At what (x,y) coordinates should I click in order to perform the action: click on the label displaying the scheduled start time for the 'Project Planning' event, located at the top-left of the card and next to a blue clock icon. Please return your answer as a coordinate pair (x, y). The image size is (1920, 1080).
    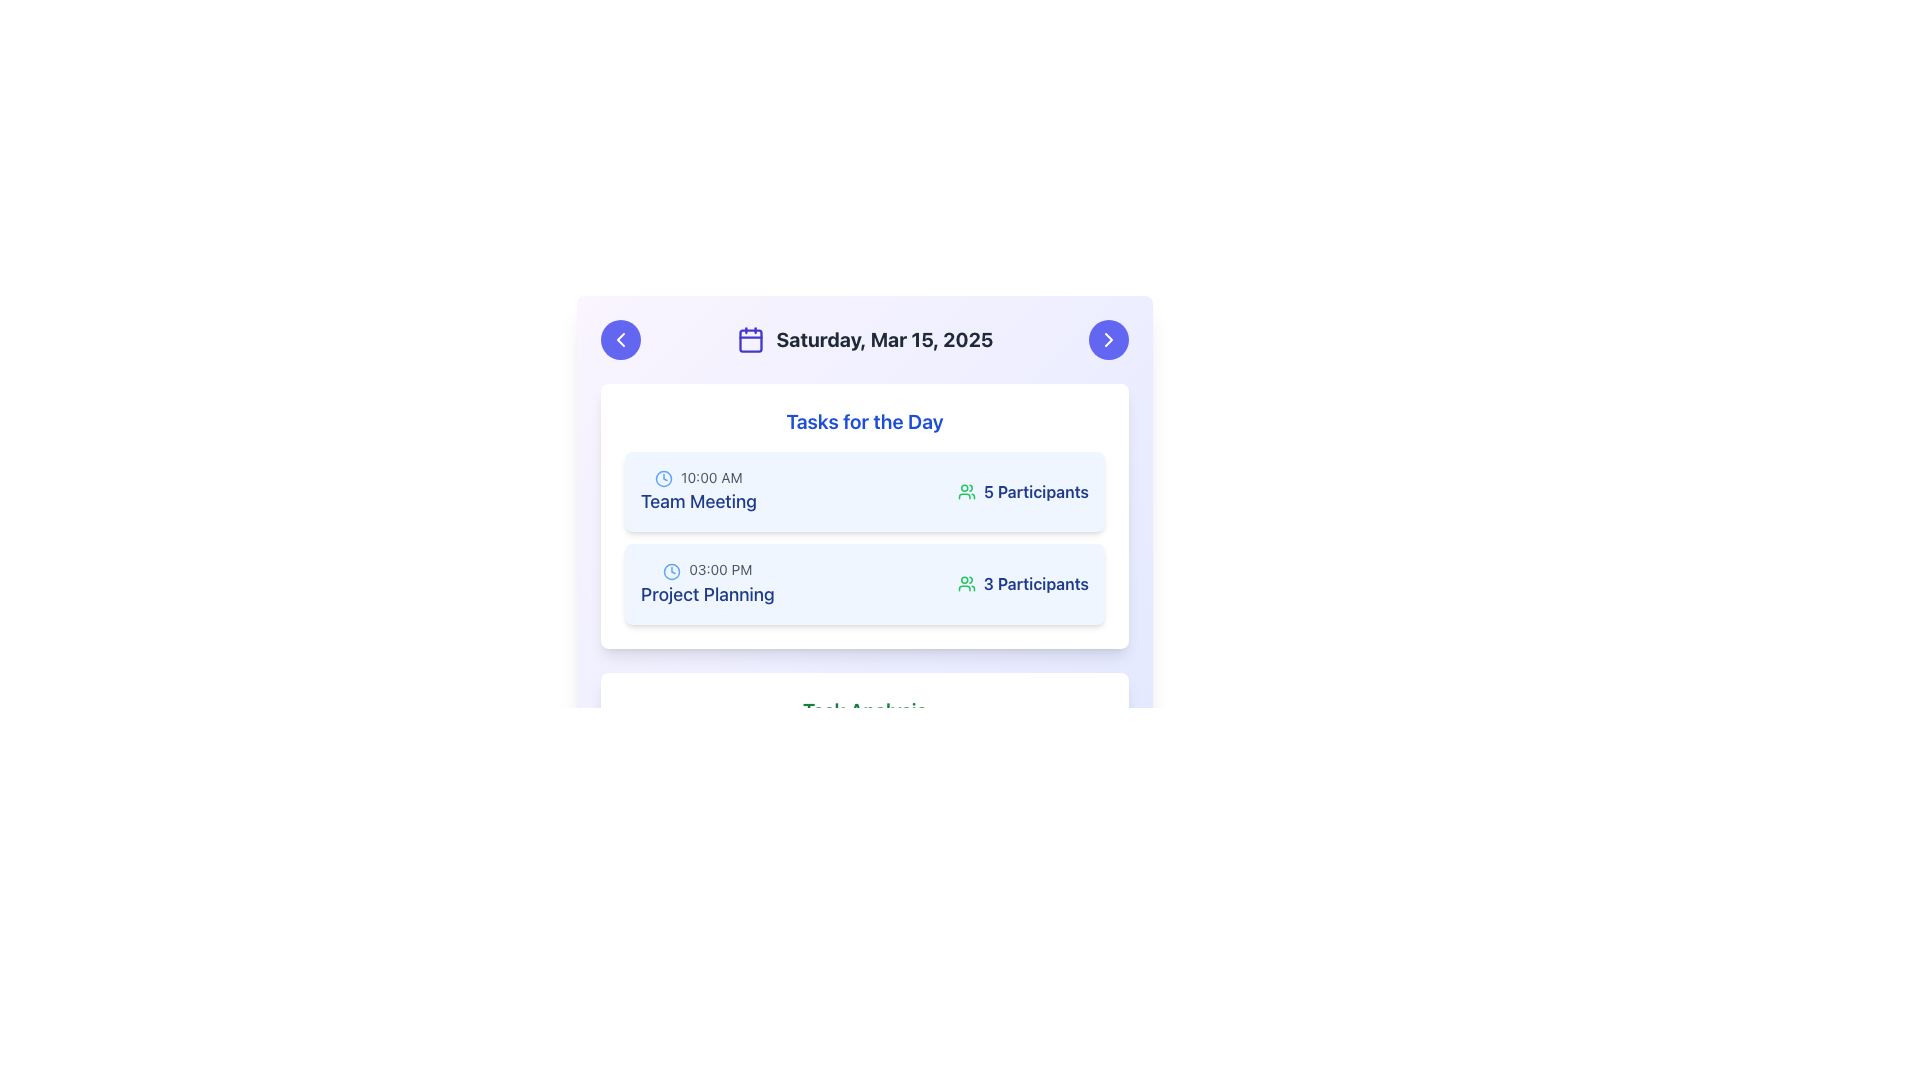
    Looking at the image, I should click on (707, 570).